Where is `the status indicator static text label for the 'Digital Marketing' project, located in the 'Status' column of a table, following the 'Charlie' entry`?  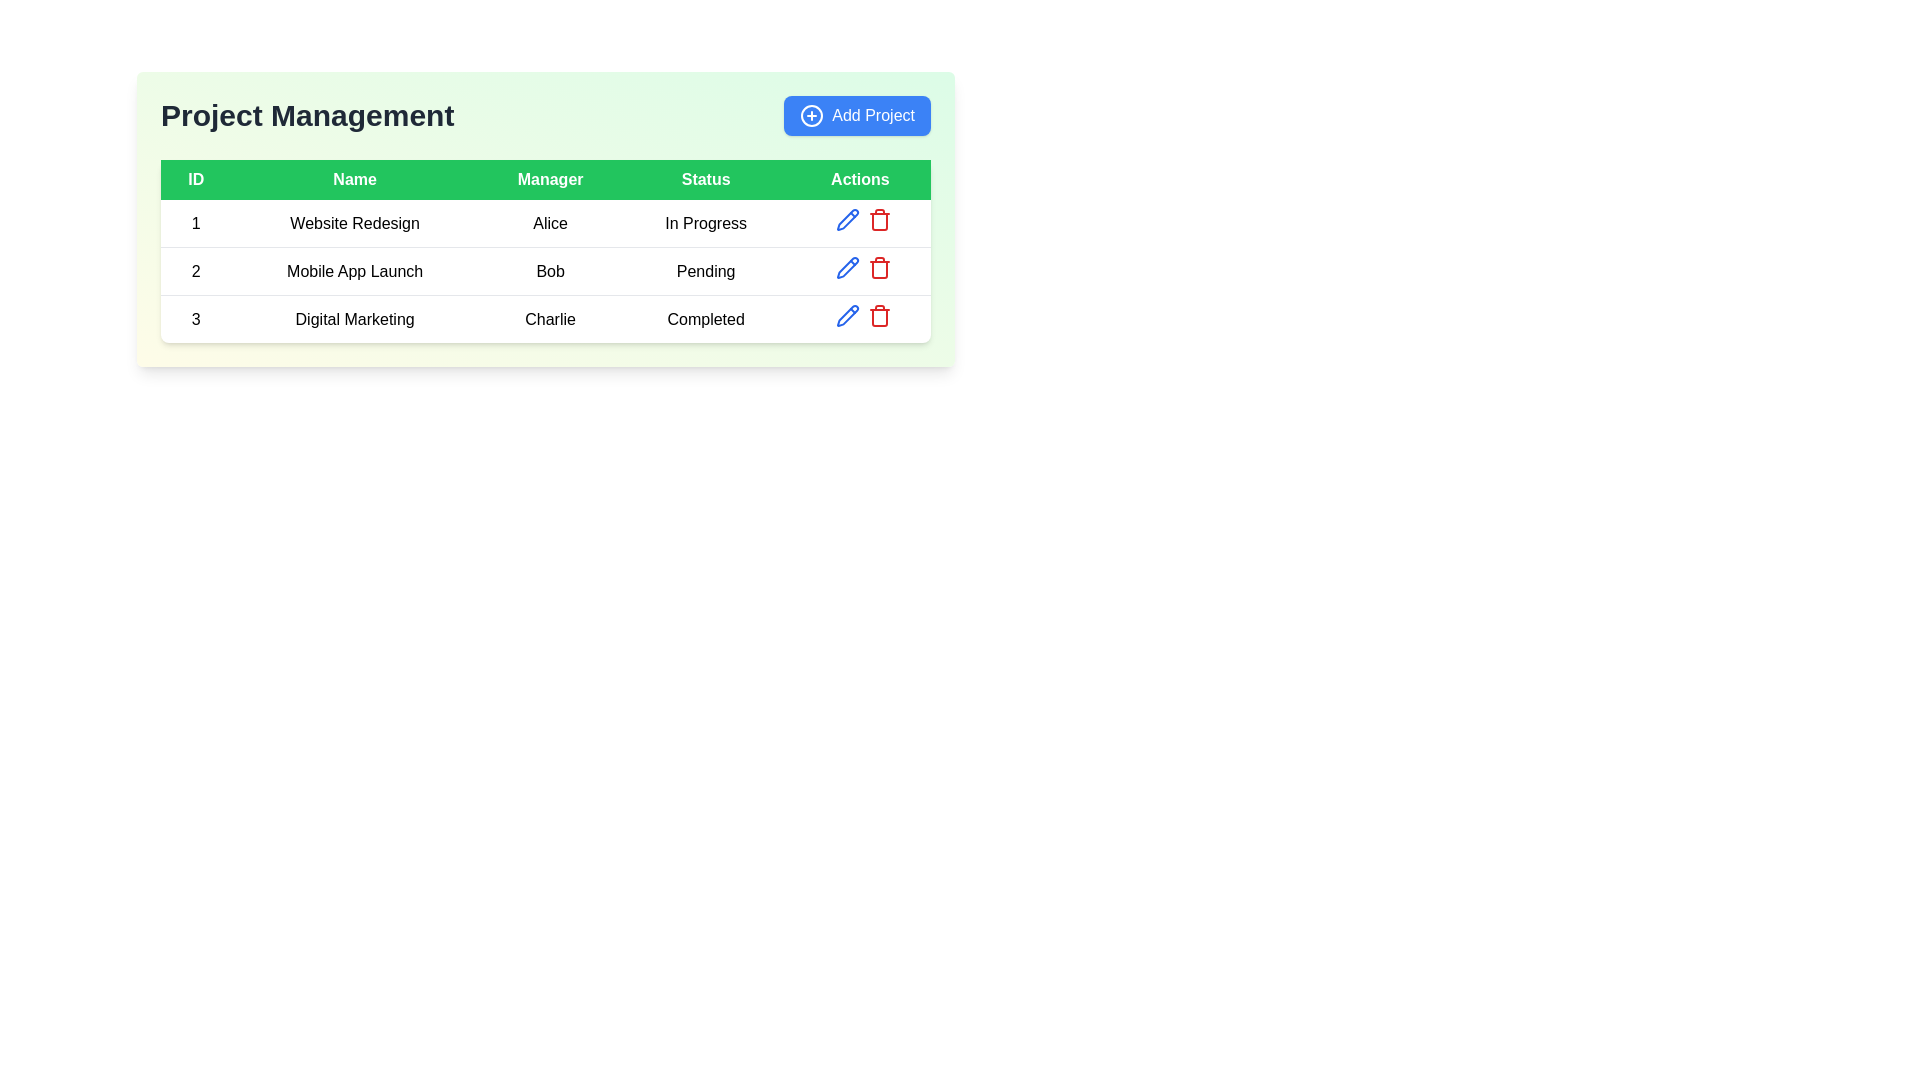 the status indicator static text label for the 'Digital Marketing' project, located in the 'Status' column of a table, following the 'Charlie' entry is located at coordinates (706, 318).